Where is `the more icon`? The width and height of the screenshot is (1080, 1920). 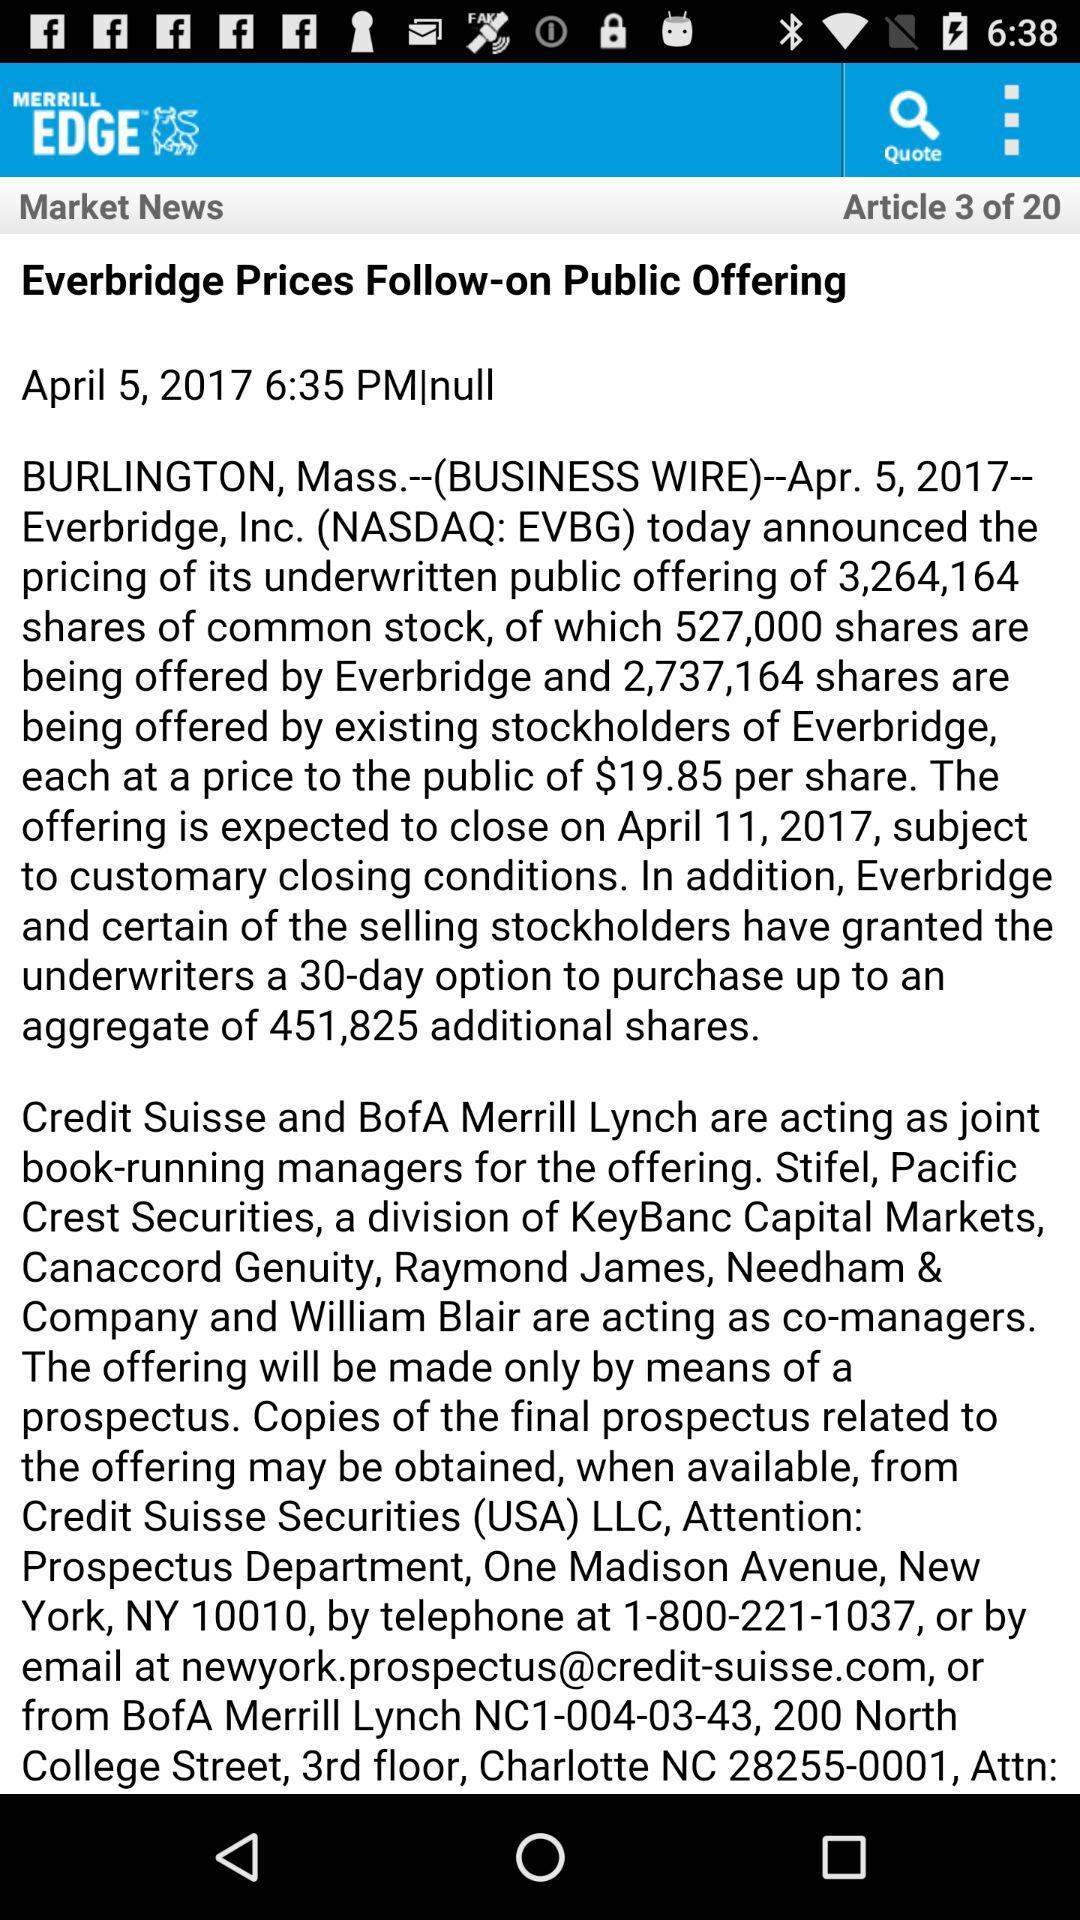 the more icon is located at coordinates (1018, 127).